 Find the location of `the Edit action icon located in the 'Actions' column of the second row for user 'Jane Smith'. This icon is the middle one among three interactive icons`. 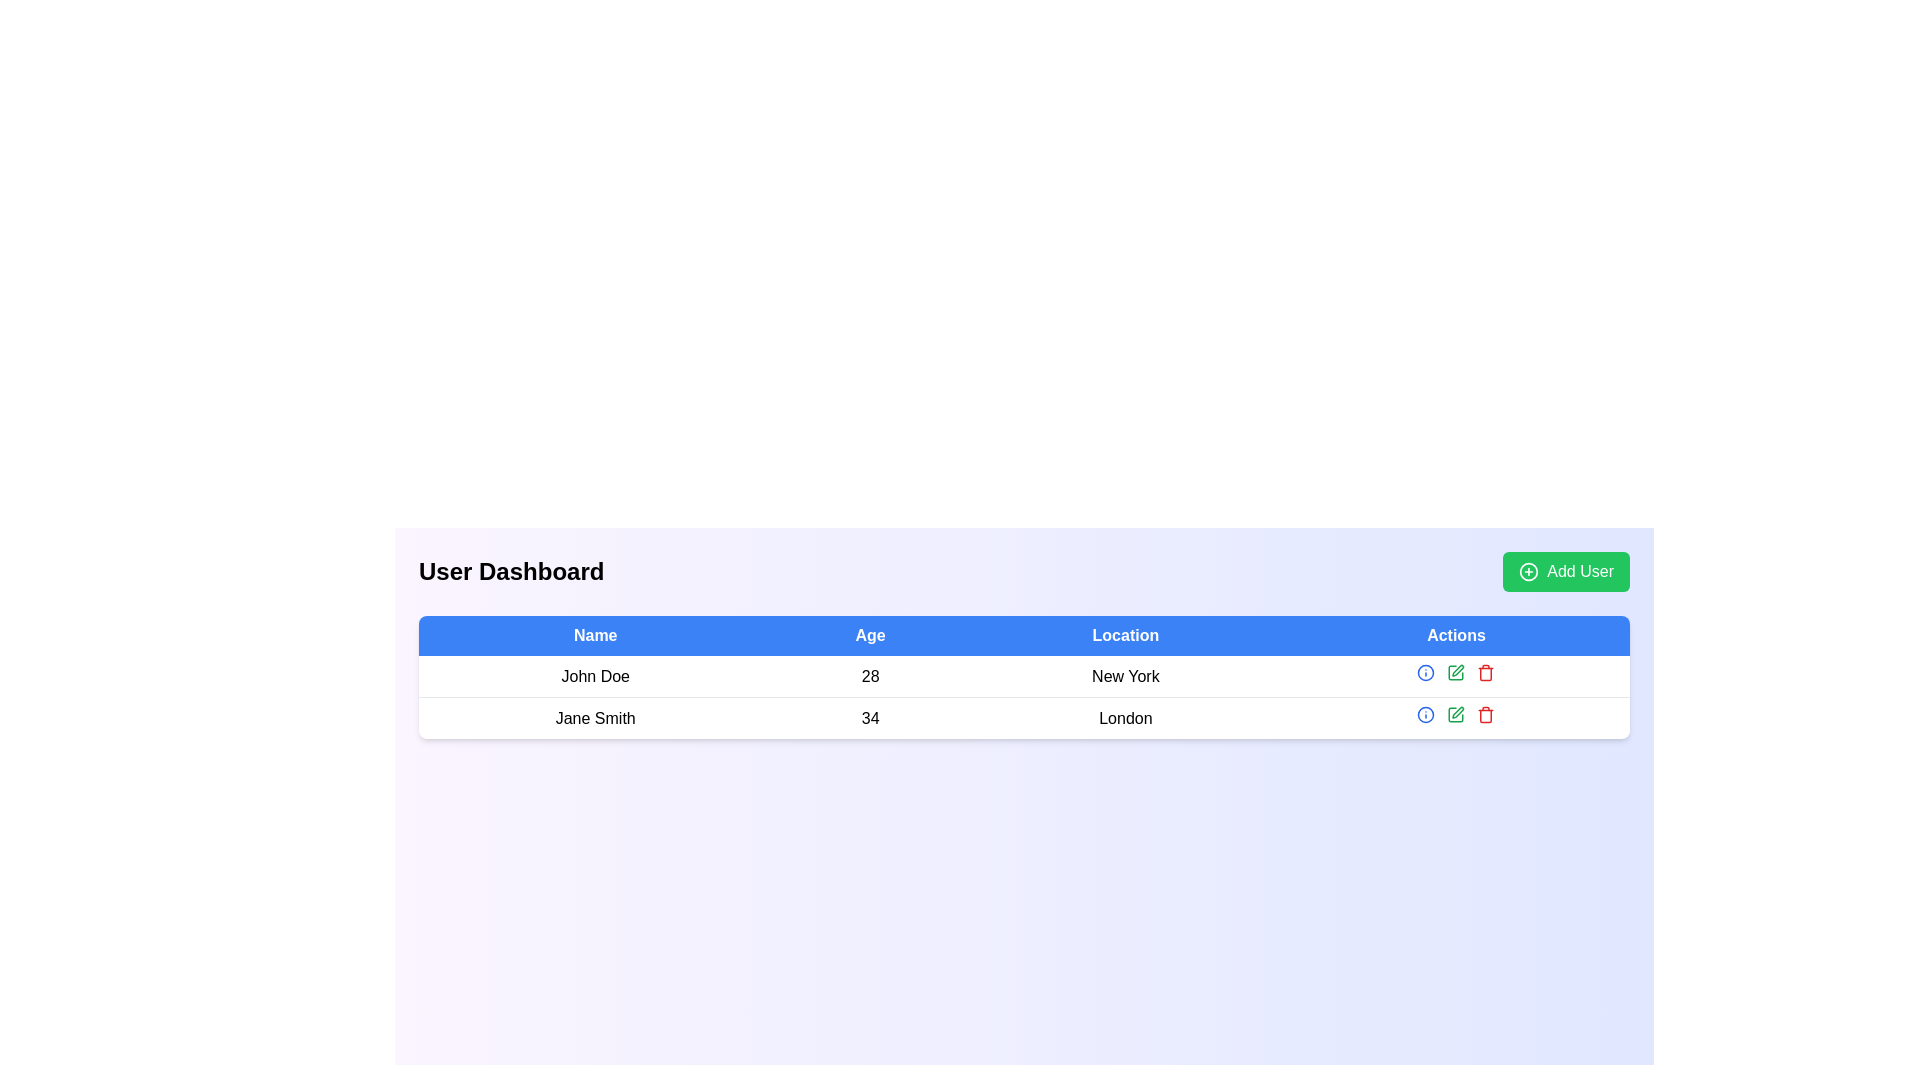

the Edit action icon located in the 'Actions' column of the second row for user 'Jane Smith'. This icon is the middle one among three interactive icons is located at coordinates (1456, 713).